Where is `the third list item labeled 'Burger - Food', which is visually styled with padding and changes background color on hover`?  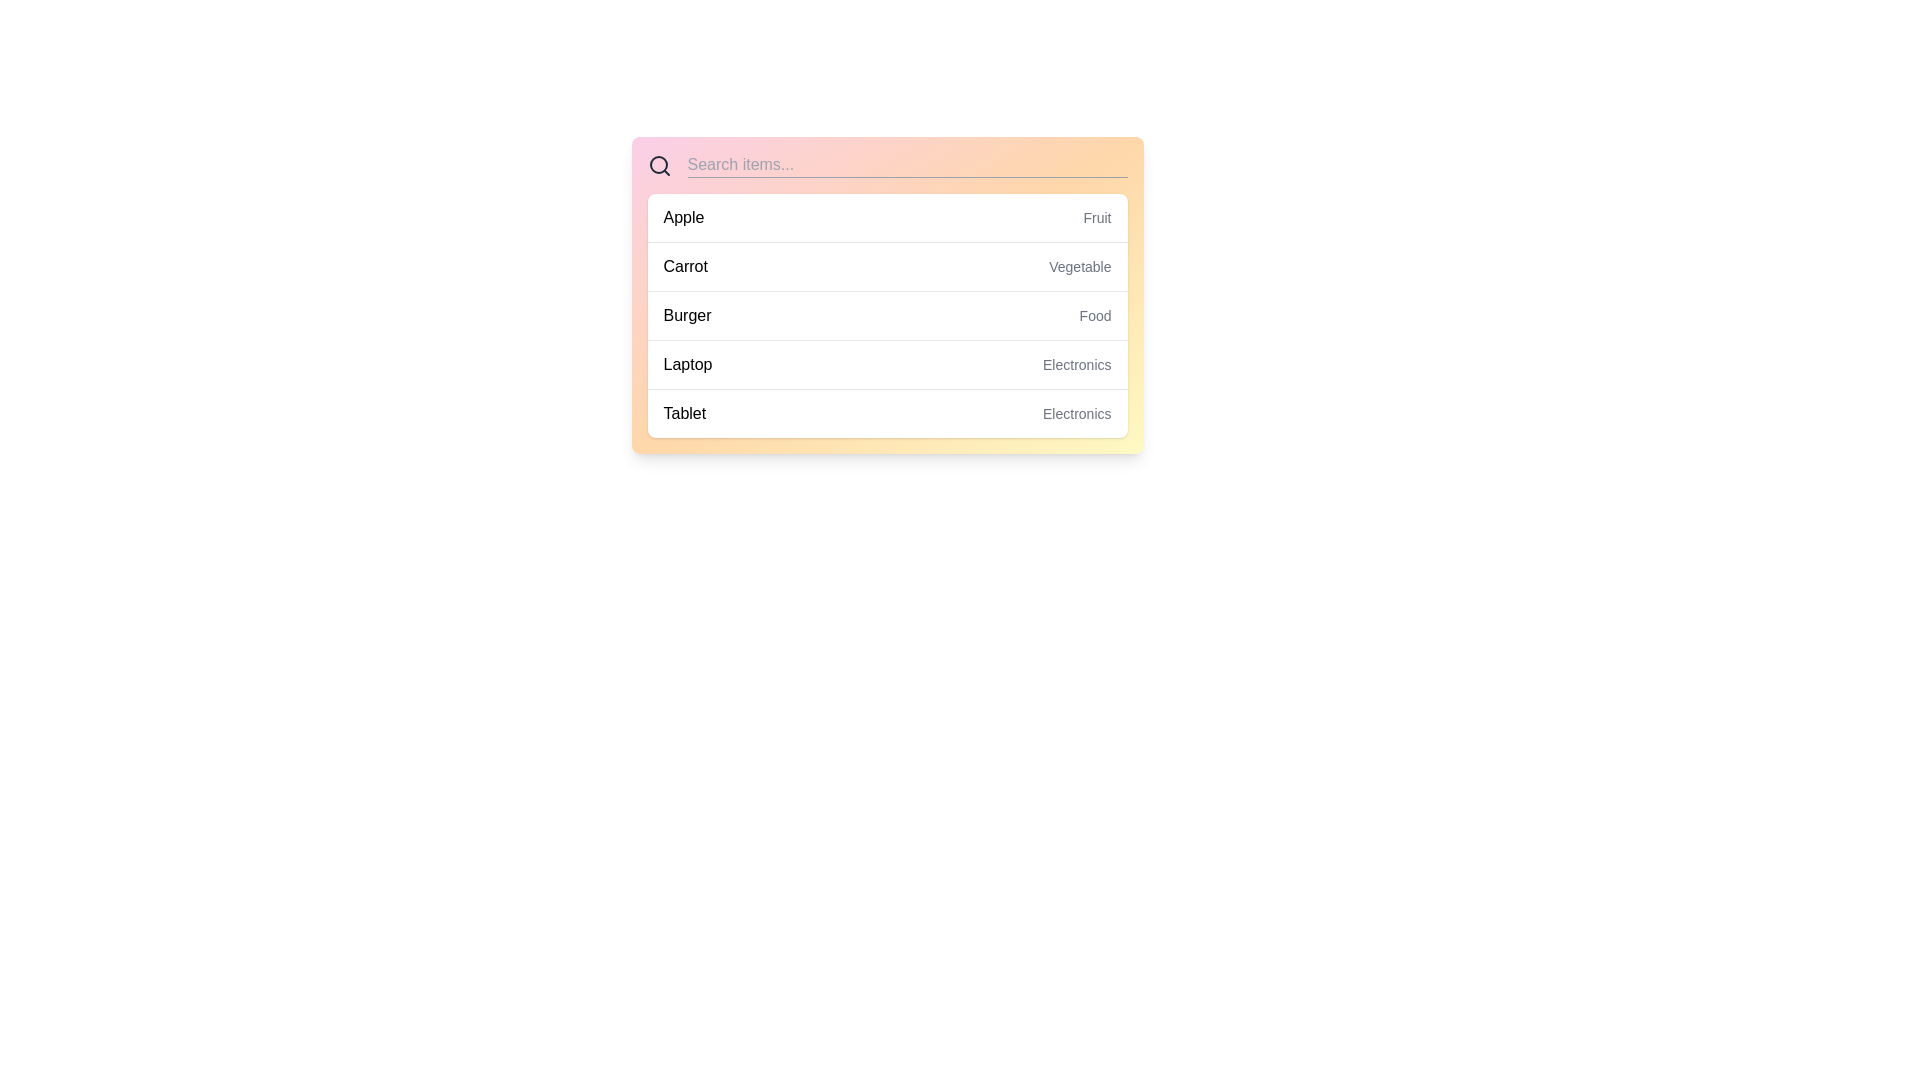 the third list item labeled 'Burger - Food', which is visually styled with padding and changes background color on hover is located at coordinates (886, 295).